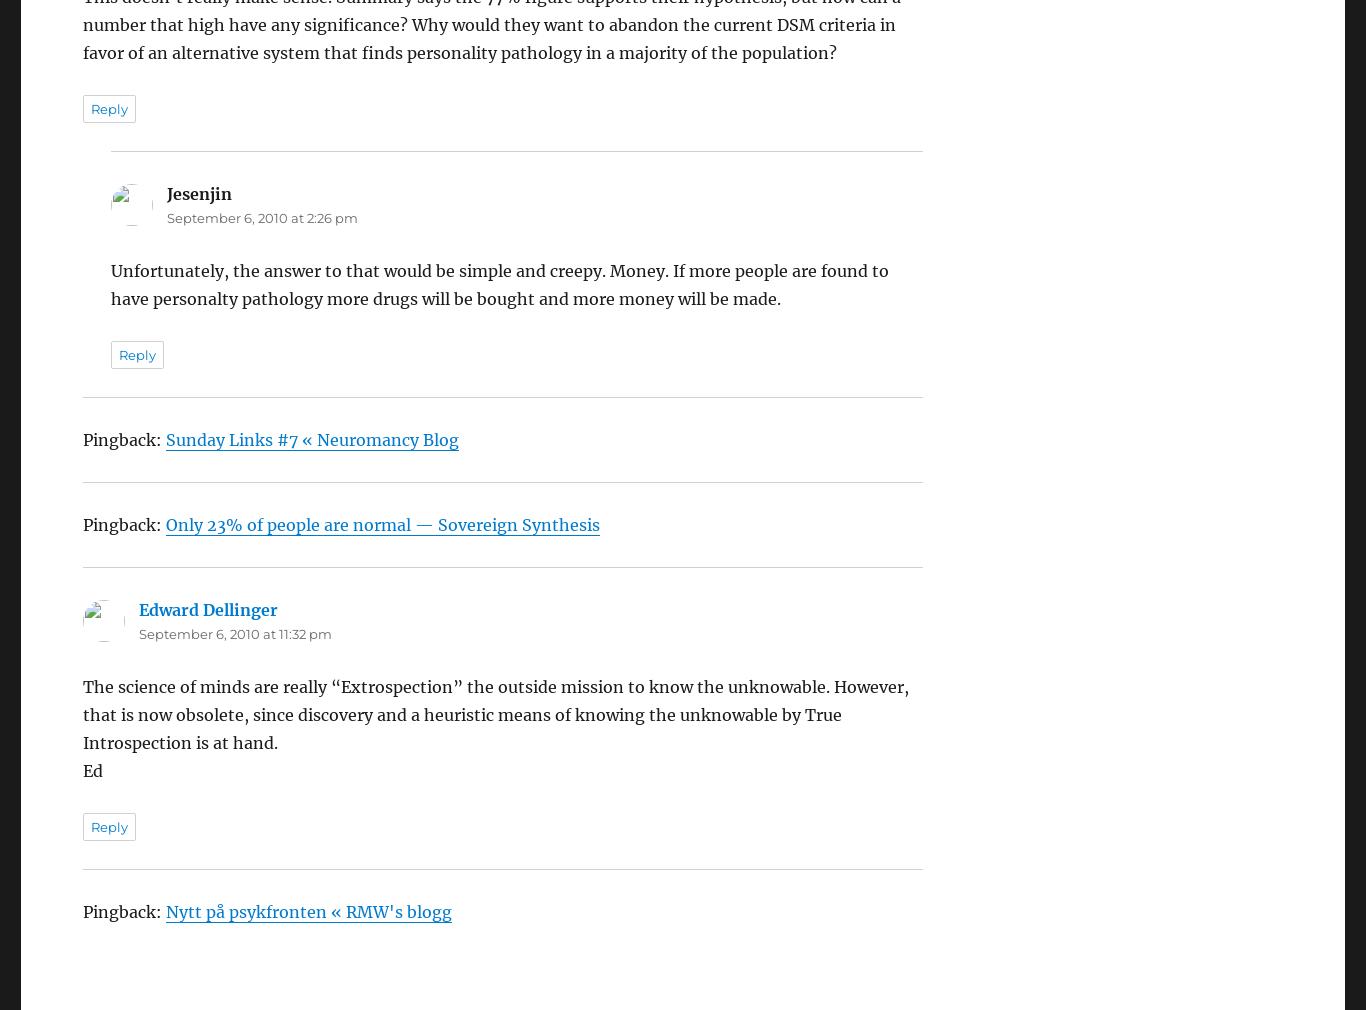 This screenshot has height=1010, width=1366. Describe the element at coordinates (499, 228) in the screenshot. I see `'Unfortunately, the answer to that would be simple and creepy. Money. If more people are found to have personalty pathology more drugs will be bought and more money will be made.'` at that location.